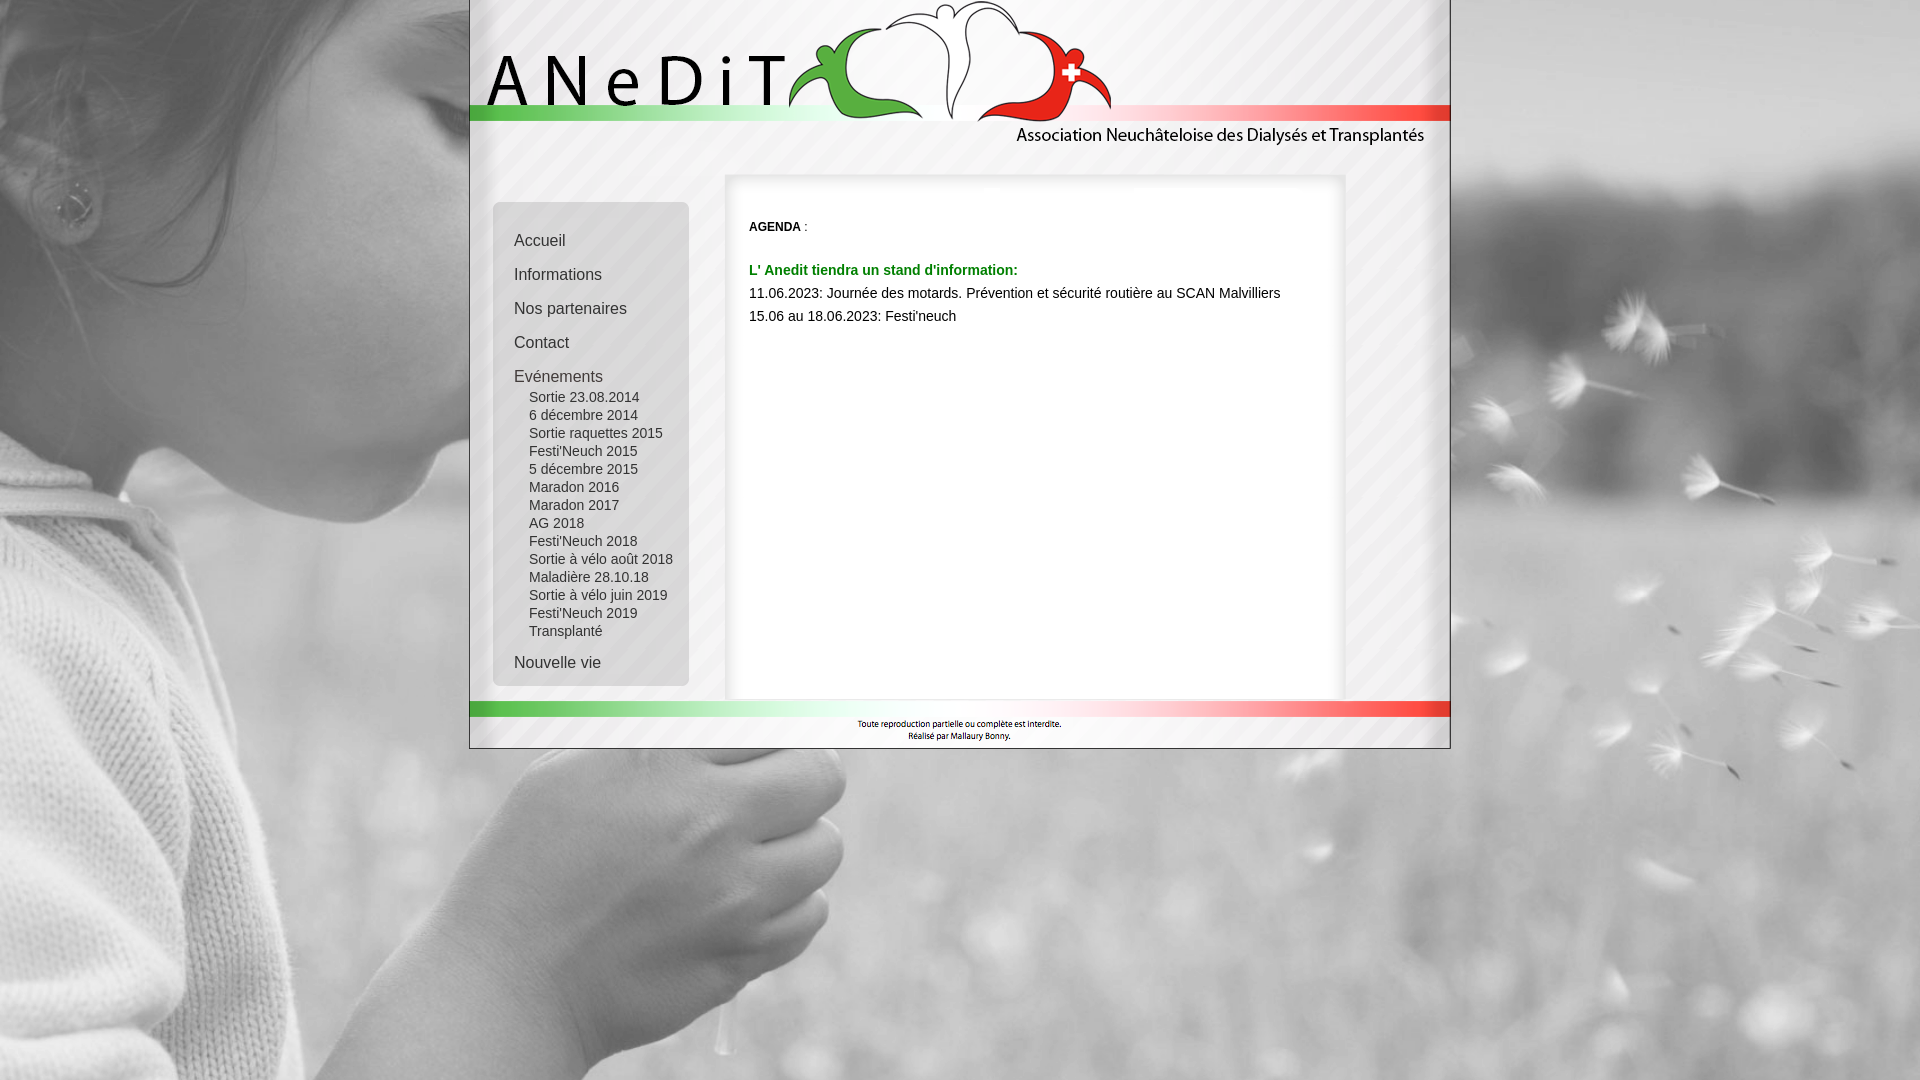 This screenshot has width=1920, height=1080. I want to click on 'Maradon 2017', so click(588, 504).